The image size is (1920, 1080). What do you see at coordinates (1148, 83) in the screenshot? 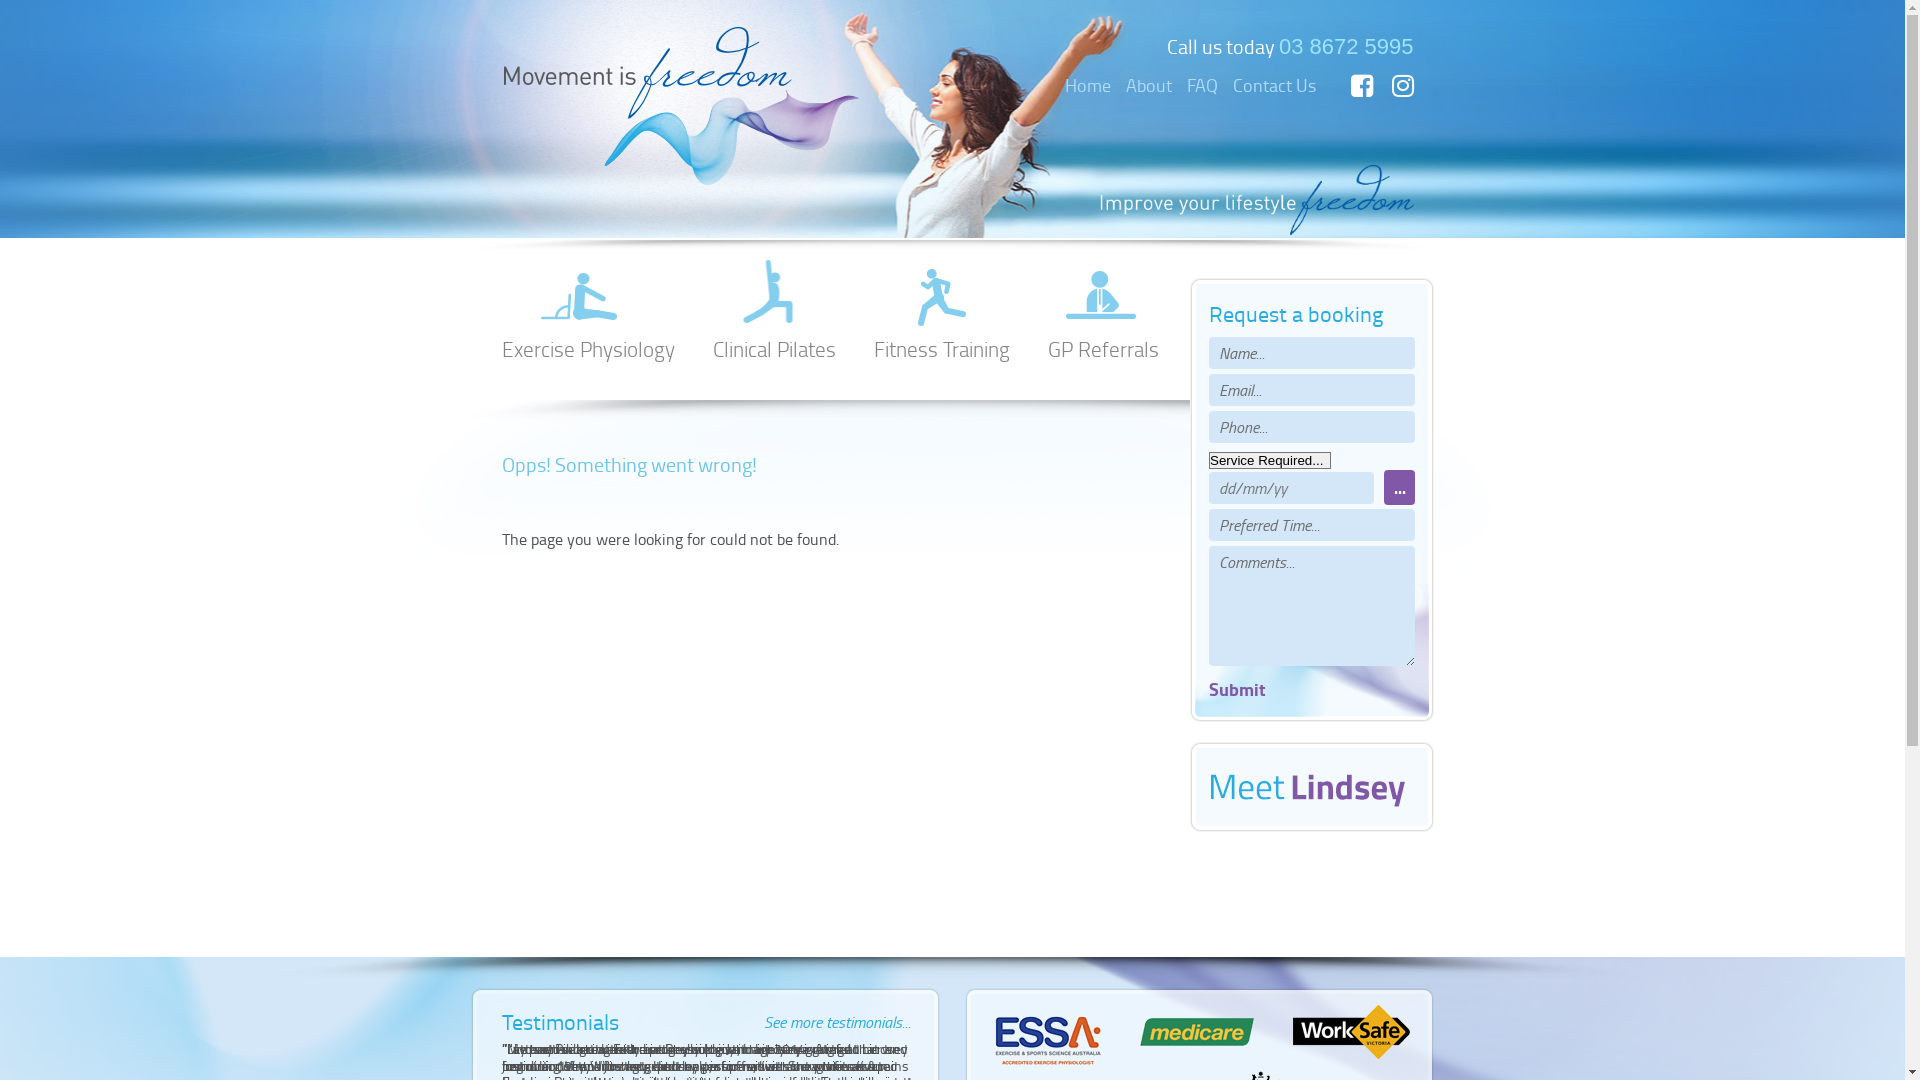
I see `'About'` at bounding box center [1148, 83].